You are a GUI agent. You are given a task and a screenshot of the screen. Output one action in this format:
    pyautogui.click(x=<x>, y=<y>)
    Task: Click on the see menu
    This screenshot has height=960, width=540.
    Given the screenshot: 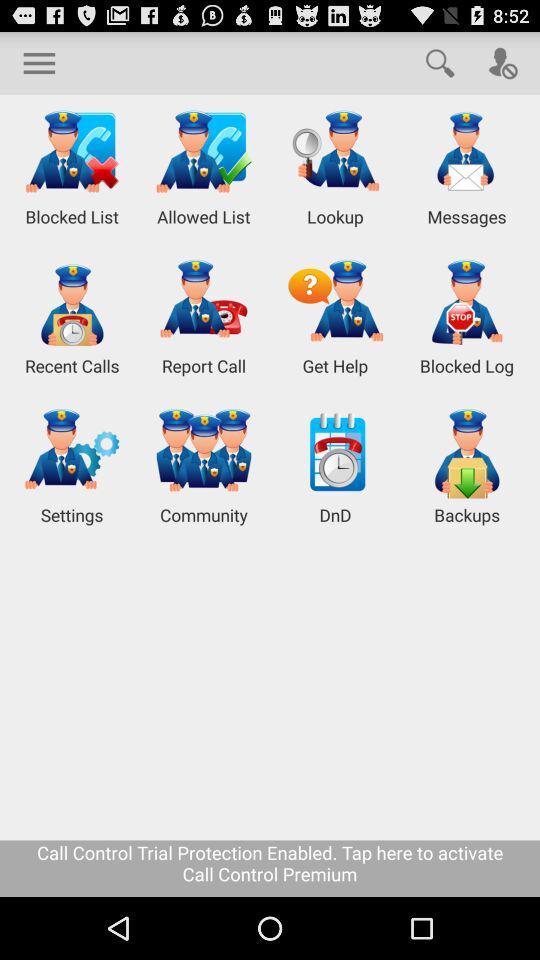 What is the action you would take?
    pyautogui.click(x=39, y=62)
    